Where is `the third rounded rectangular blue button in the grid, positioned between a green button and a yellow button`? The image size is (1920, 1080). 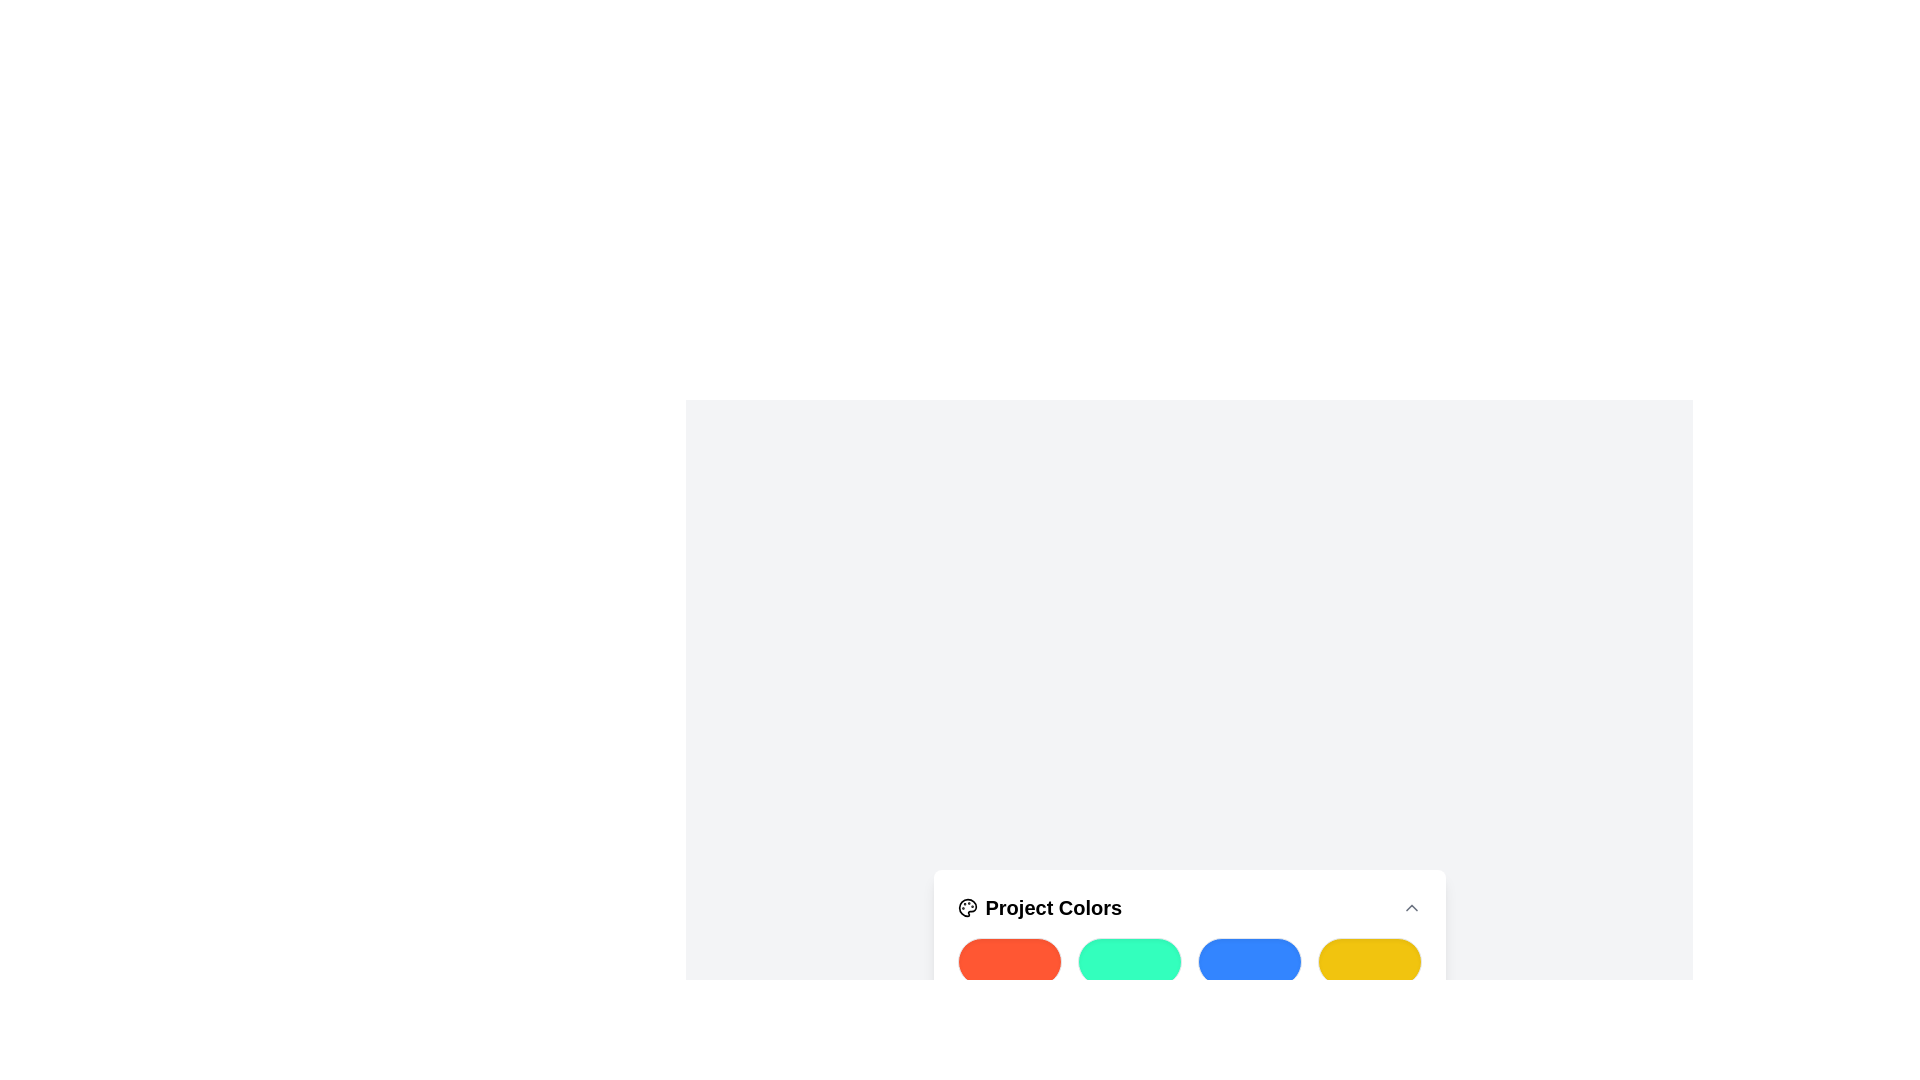
the third rounded rectangular blue button in the grid, positioned between a green button and a yellow button is located at coordinates (1248, 960).